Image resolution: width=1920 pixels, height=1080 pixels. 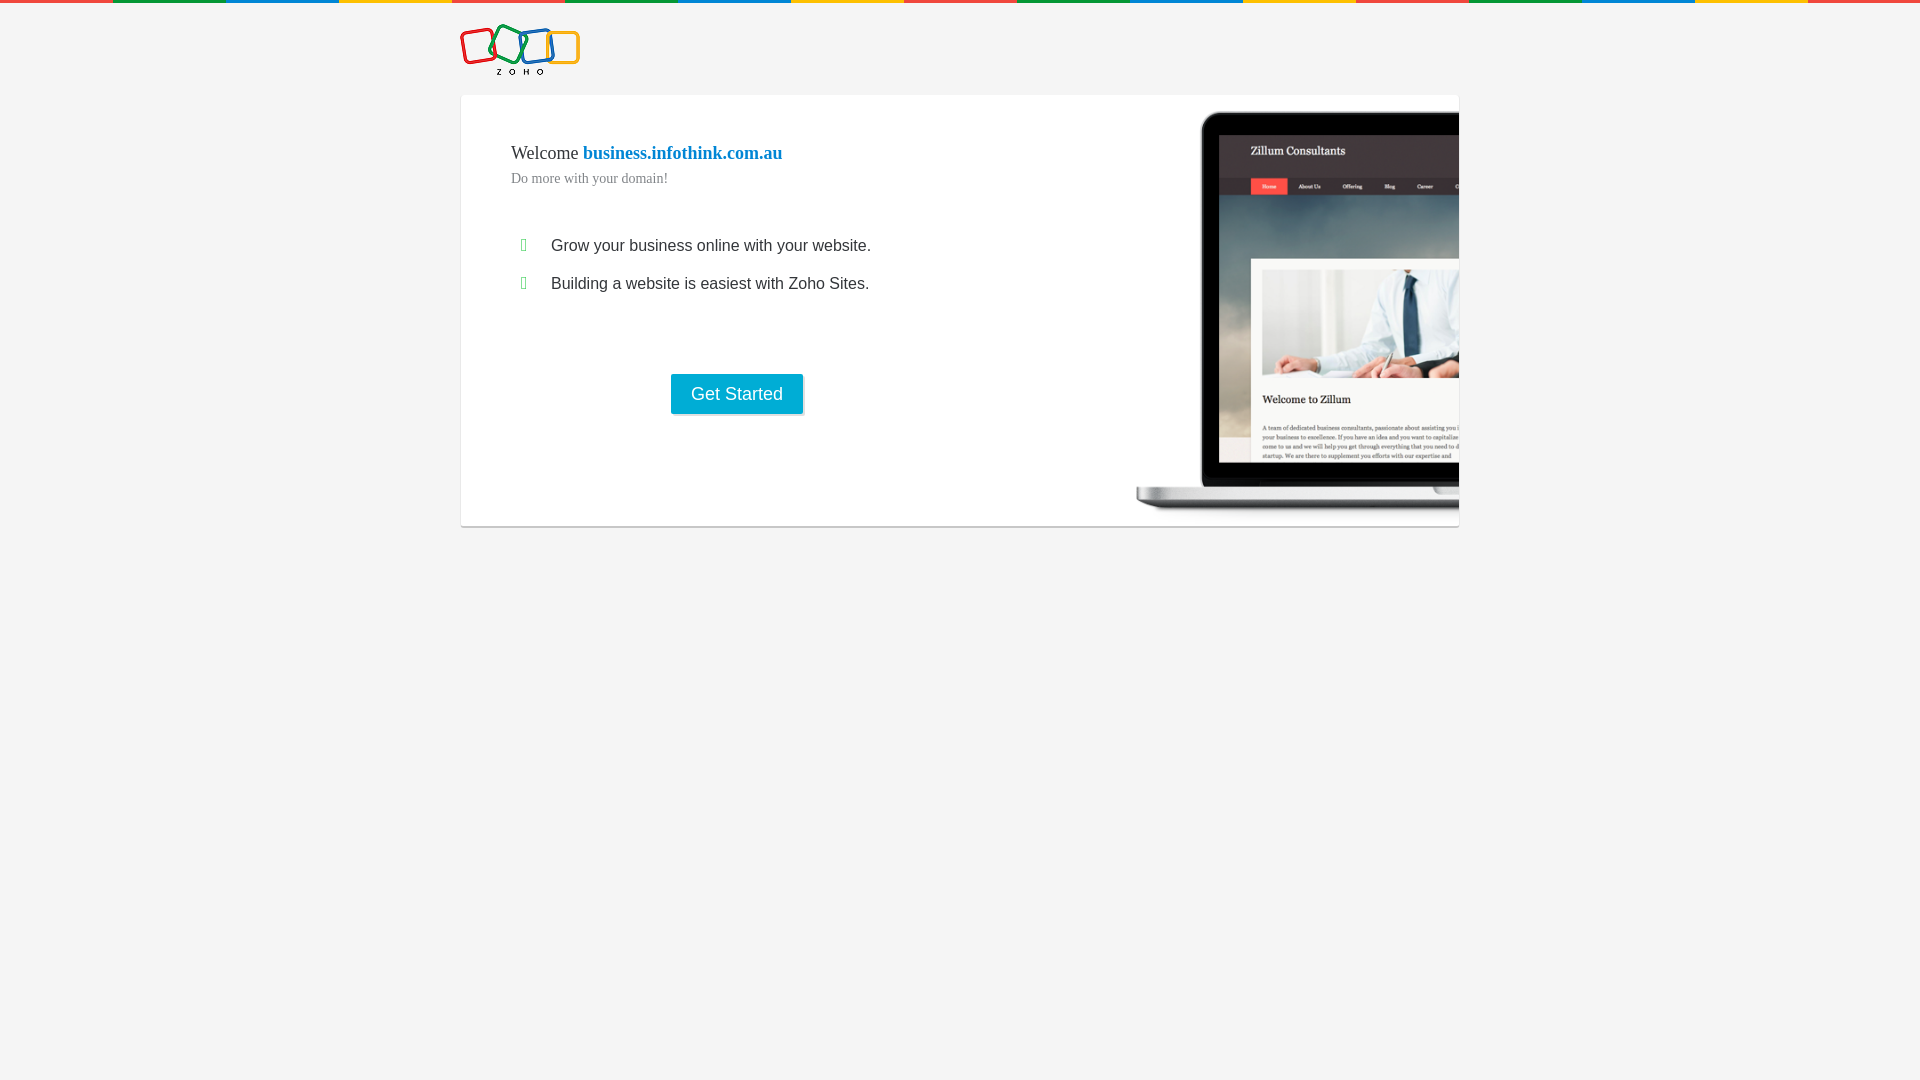 What do you see at coordinates (736, 393) in the screenshot?
I see `'Get Started'` at bounding box center [736, 393].